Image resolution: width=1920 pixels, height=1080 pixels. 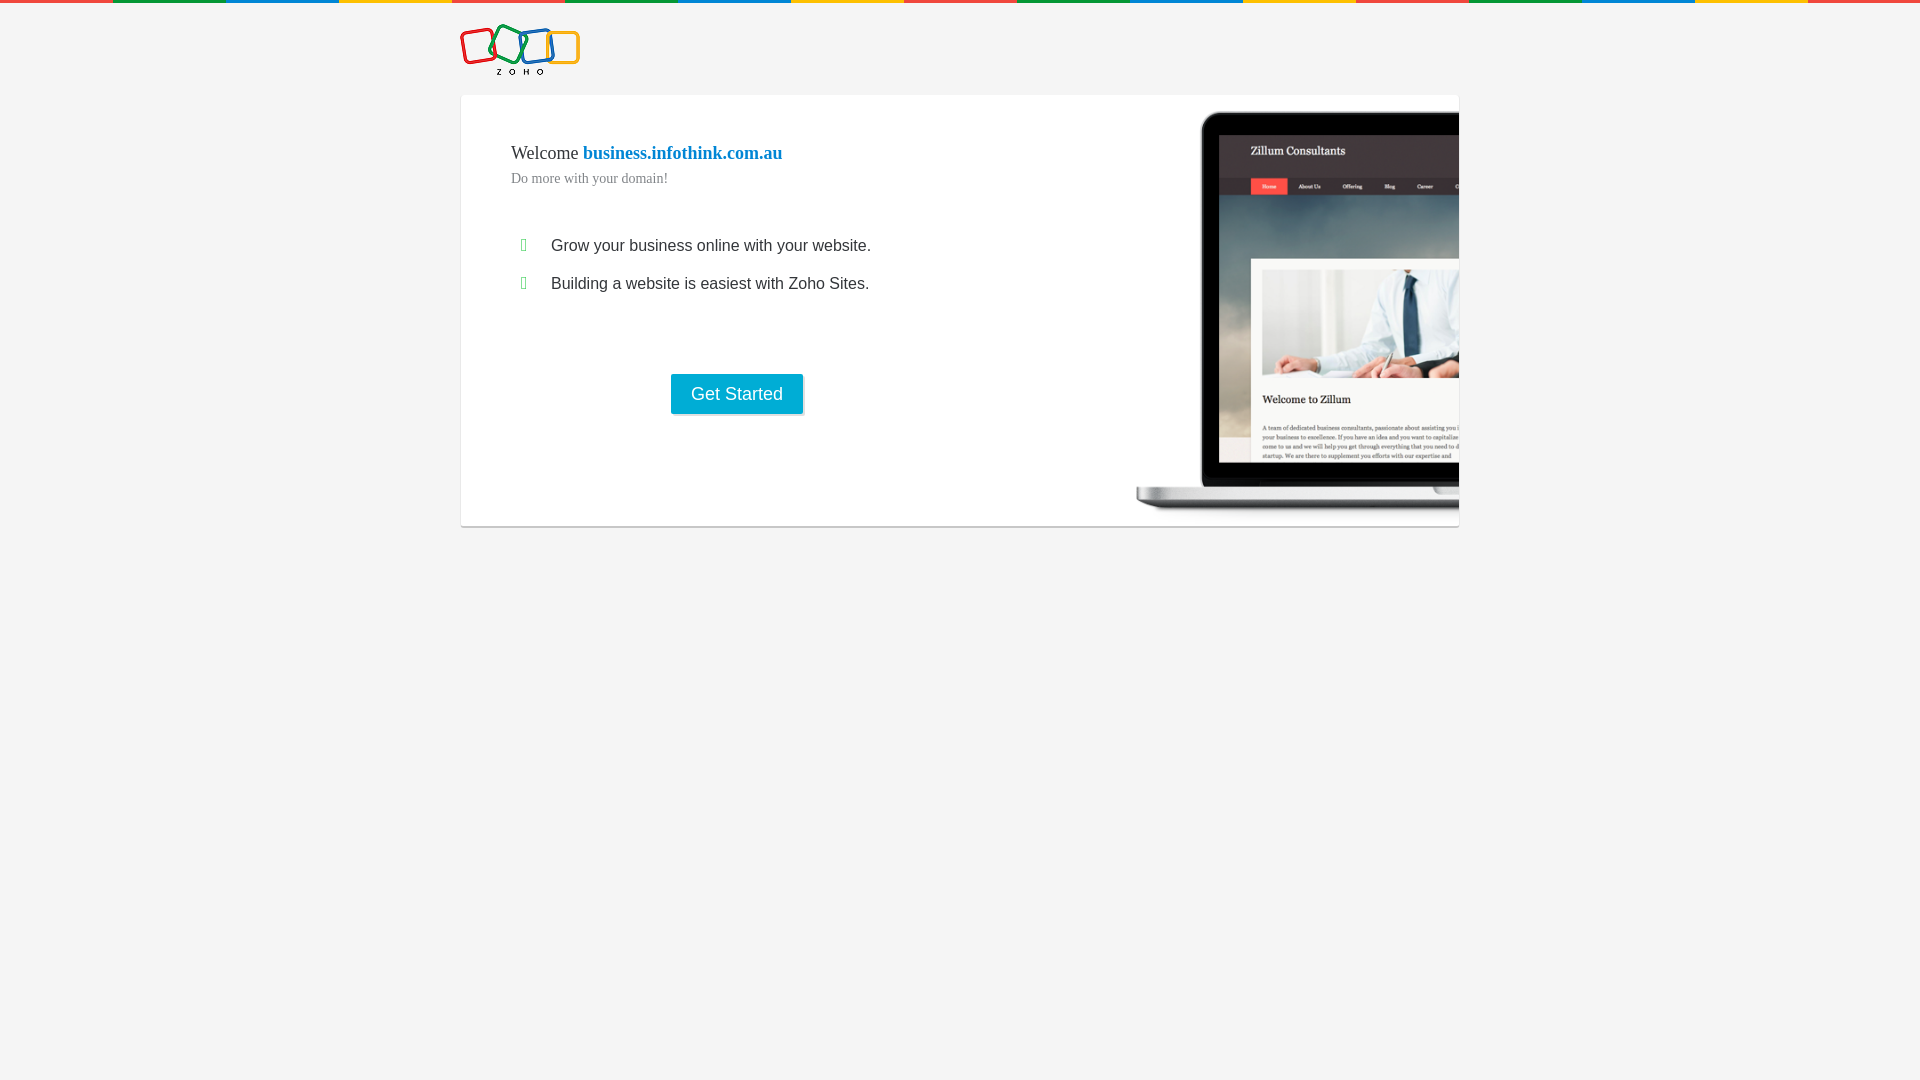 What do you see at coordinates (736, 393) in the screenshot?
I see `'Get Started'` at bounding box center [736, 393].